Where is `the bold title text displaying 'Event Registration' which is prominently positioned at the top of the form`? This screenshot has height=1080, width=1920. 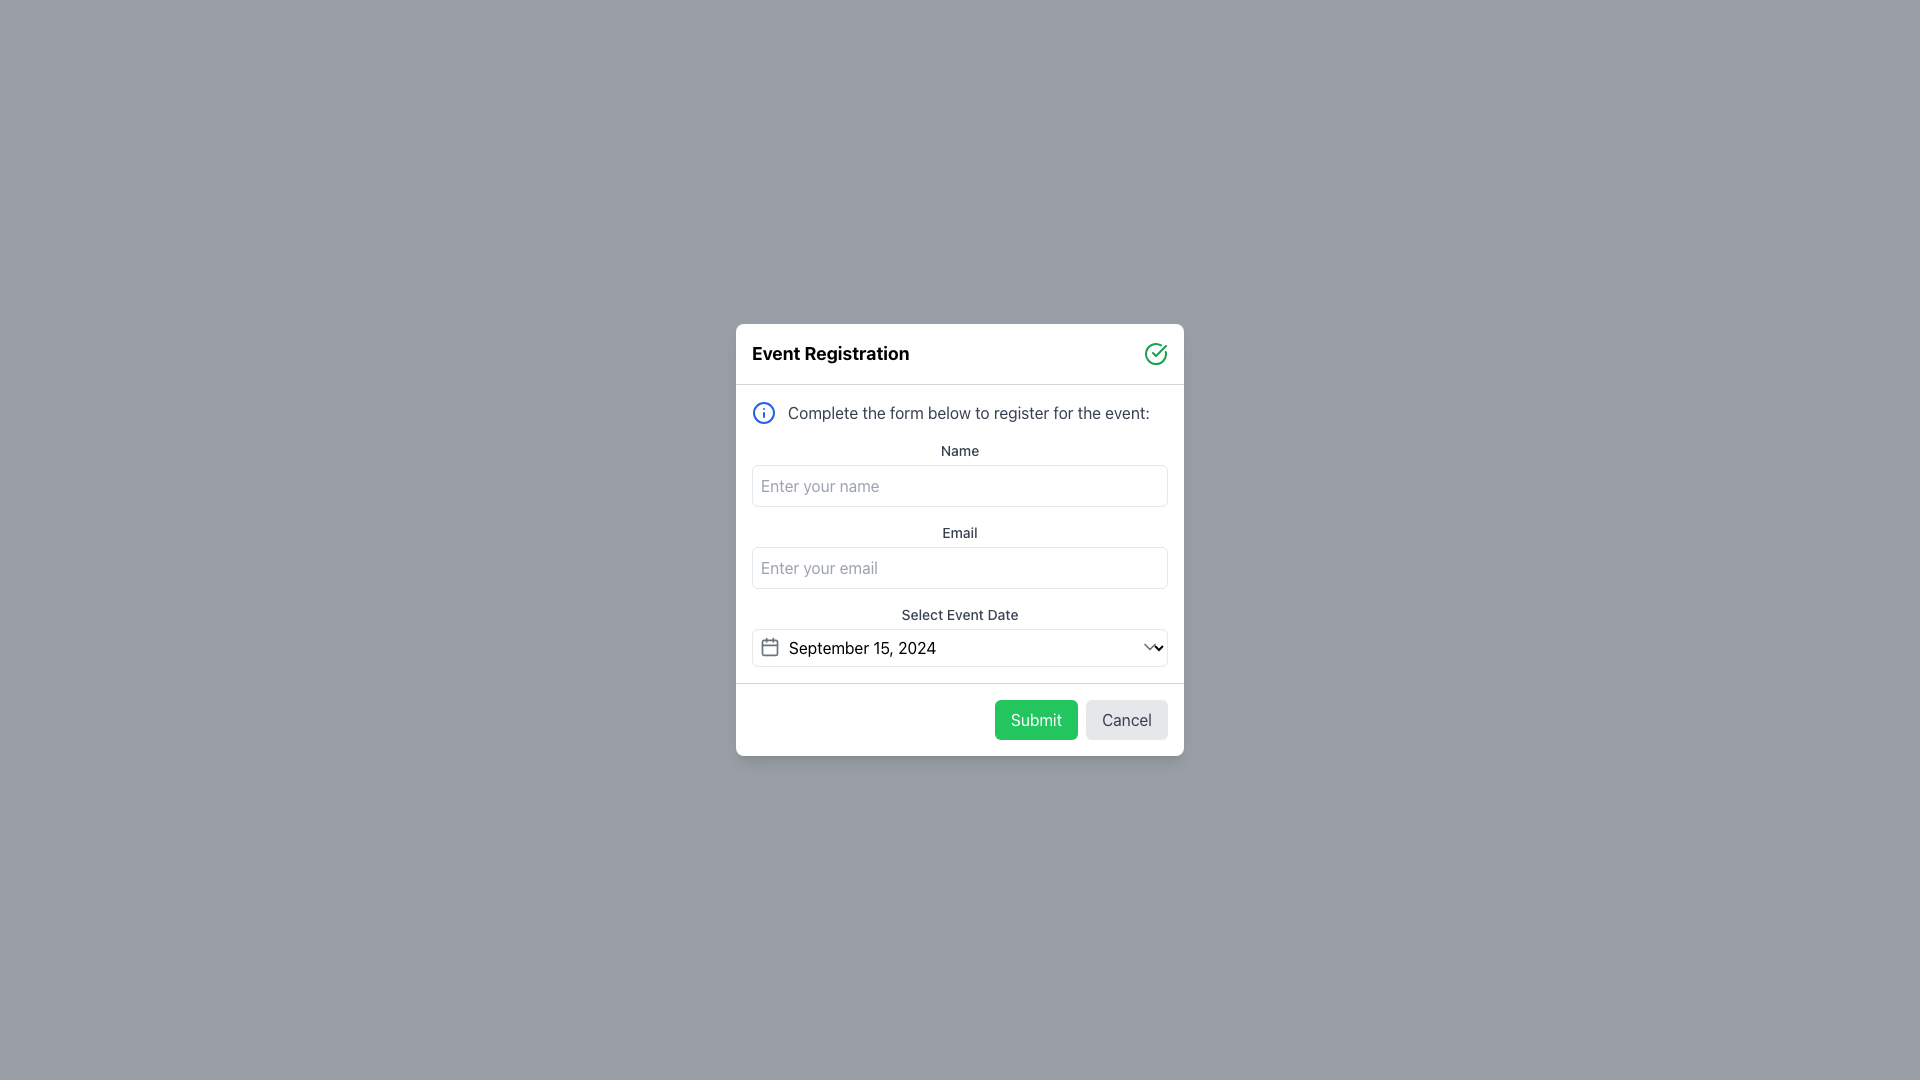 the bold title text displaying 'Event Registration' which is prominently positioned at the top of the form is located at coordinates (830, 353).